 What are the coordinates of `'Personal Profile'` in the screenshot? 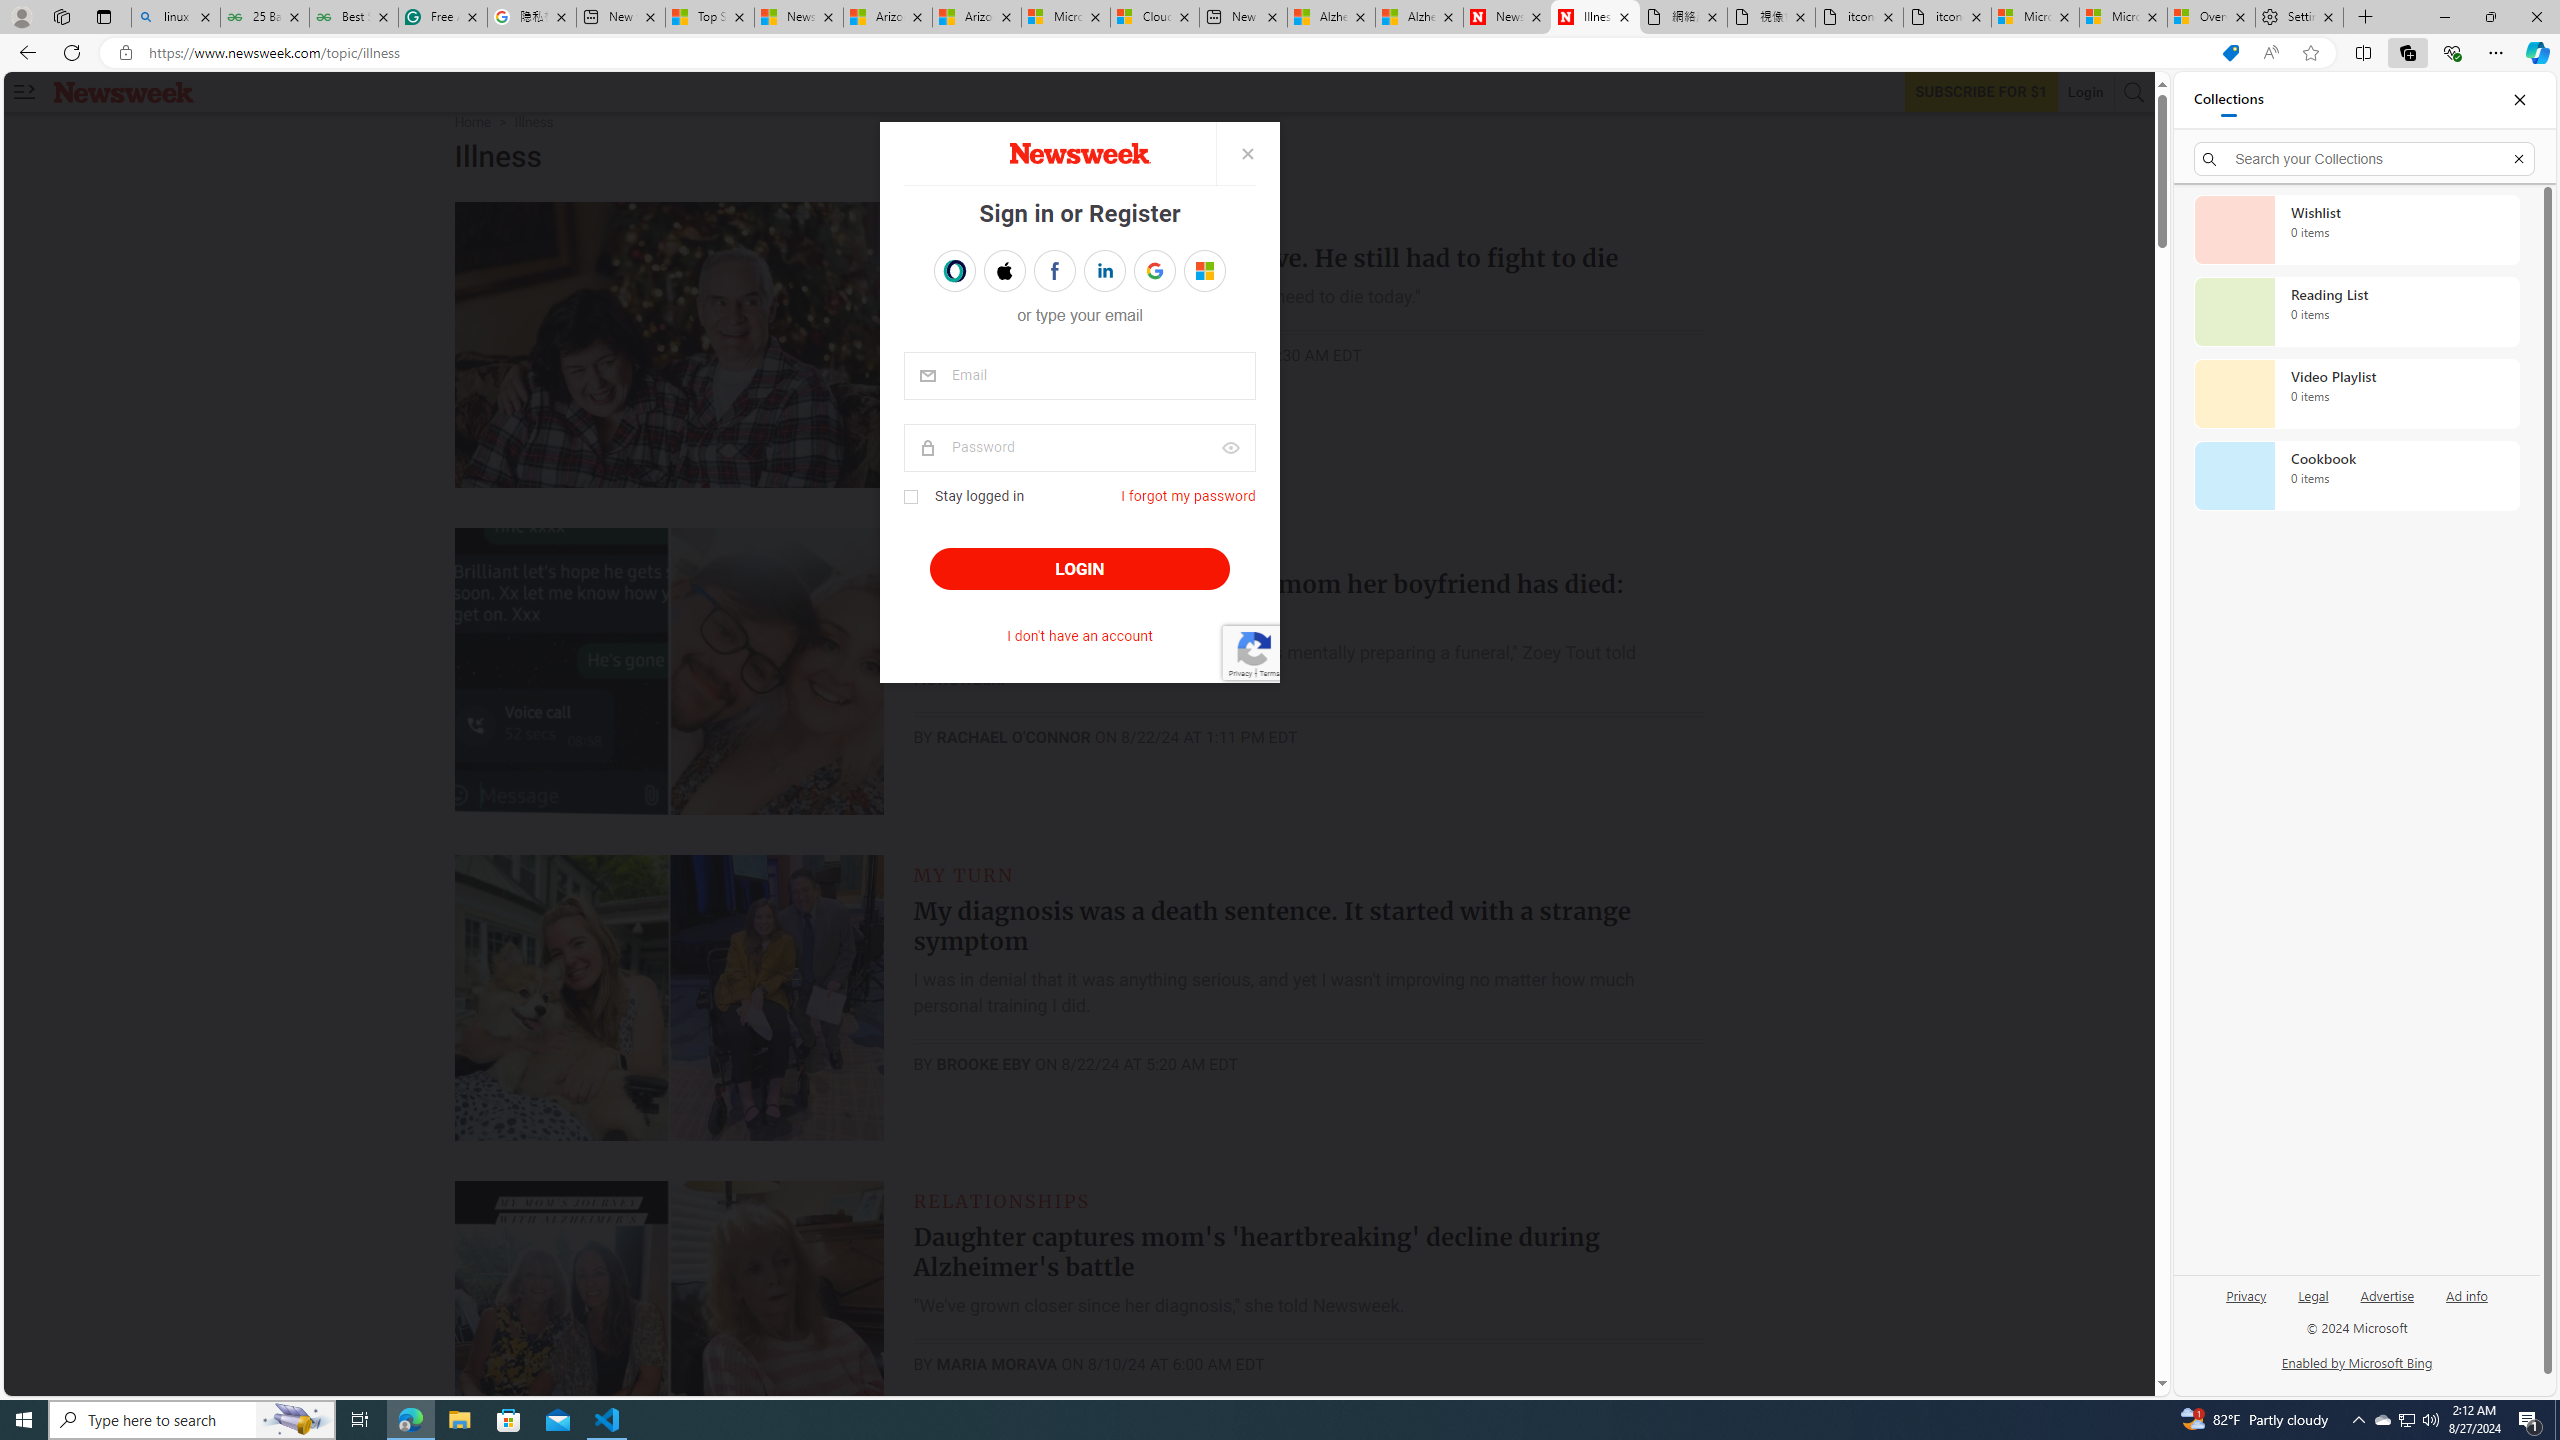 It's located at (20, 16).